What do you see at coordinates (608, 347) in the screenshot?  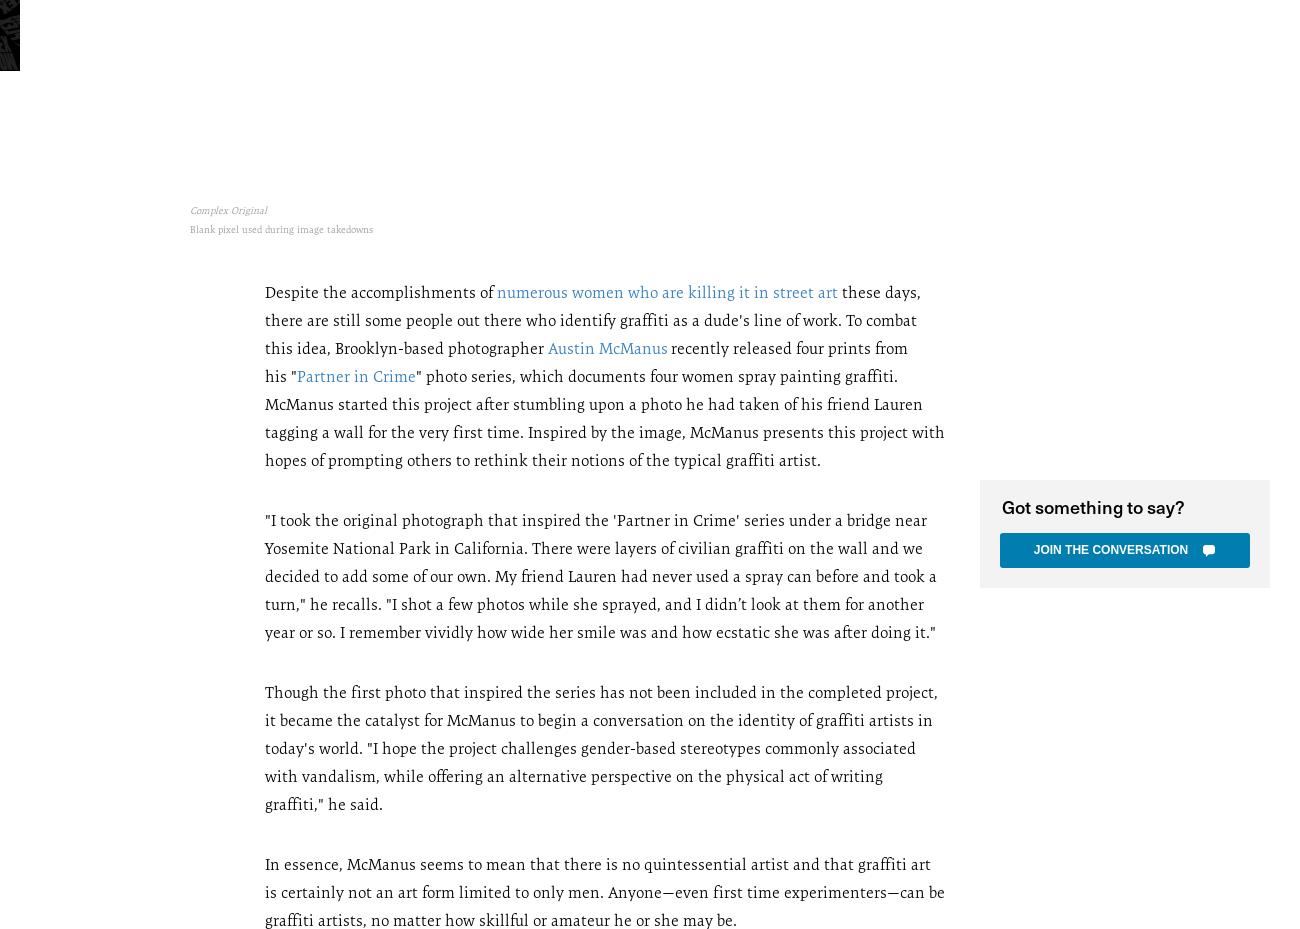 I see `'Austin McManus'` at bounding box center [608, 347].